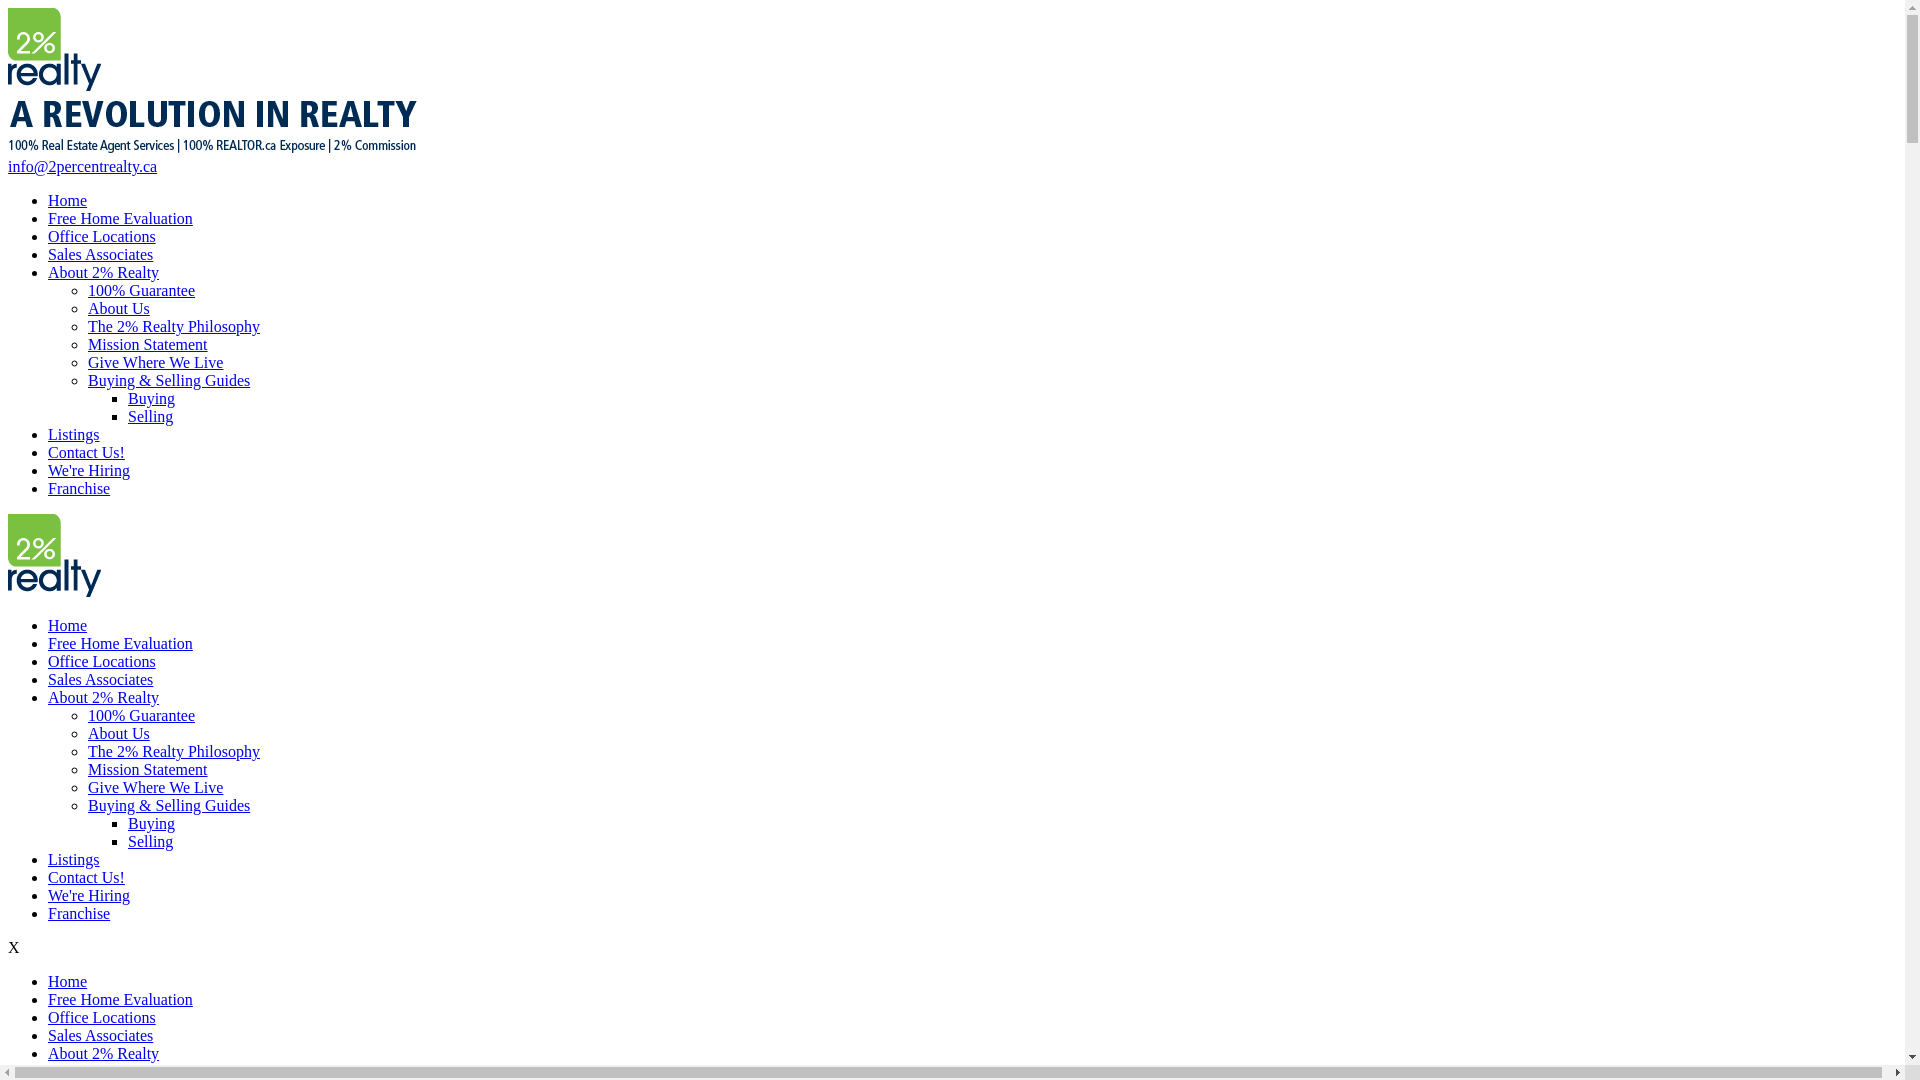 The width and height of the screenshot is (1920, 1080). Describe the element at coordinates (78, 488) in the screenshot. I see `'Franchise'` at that location.